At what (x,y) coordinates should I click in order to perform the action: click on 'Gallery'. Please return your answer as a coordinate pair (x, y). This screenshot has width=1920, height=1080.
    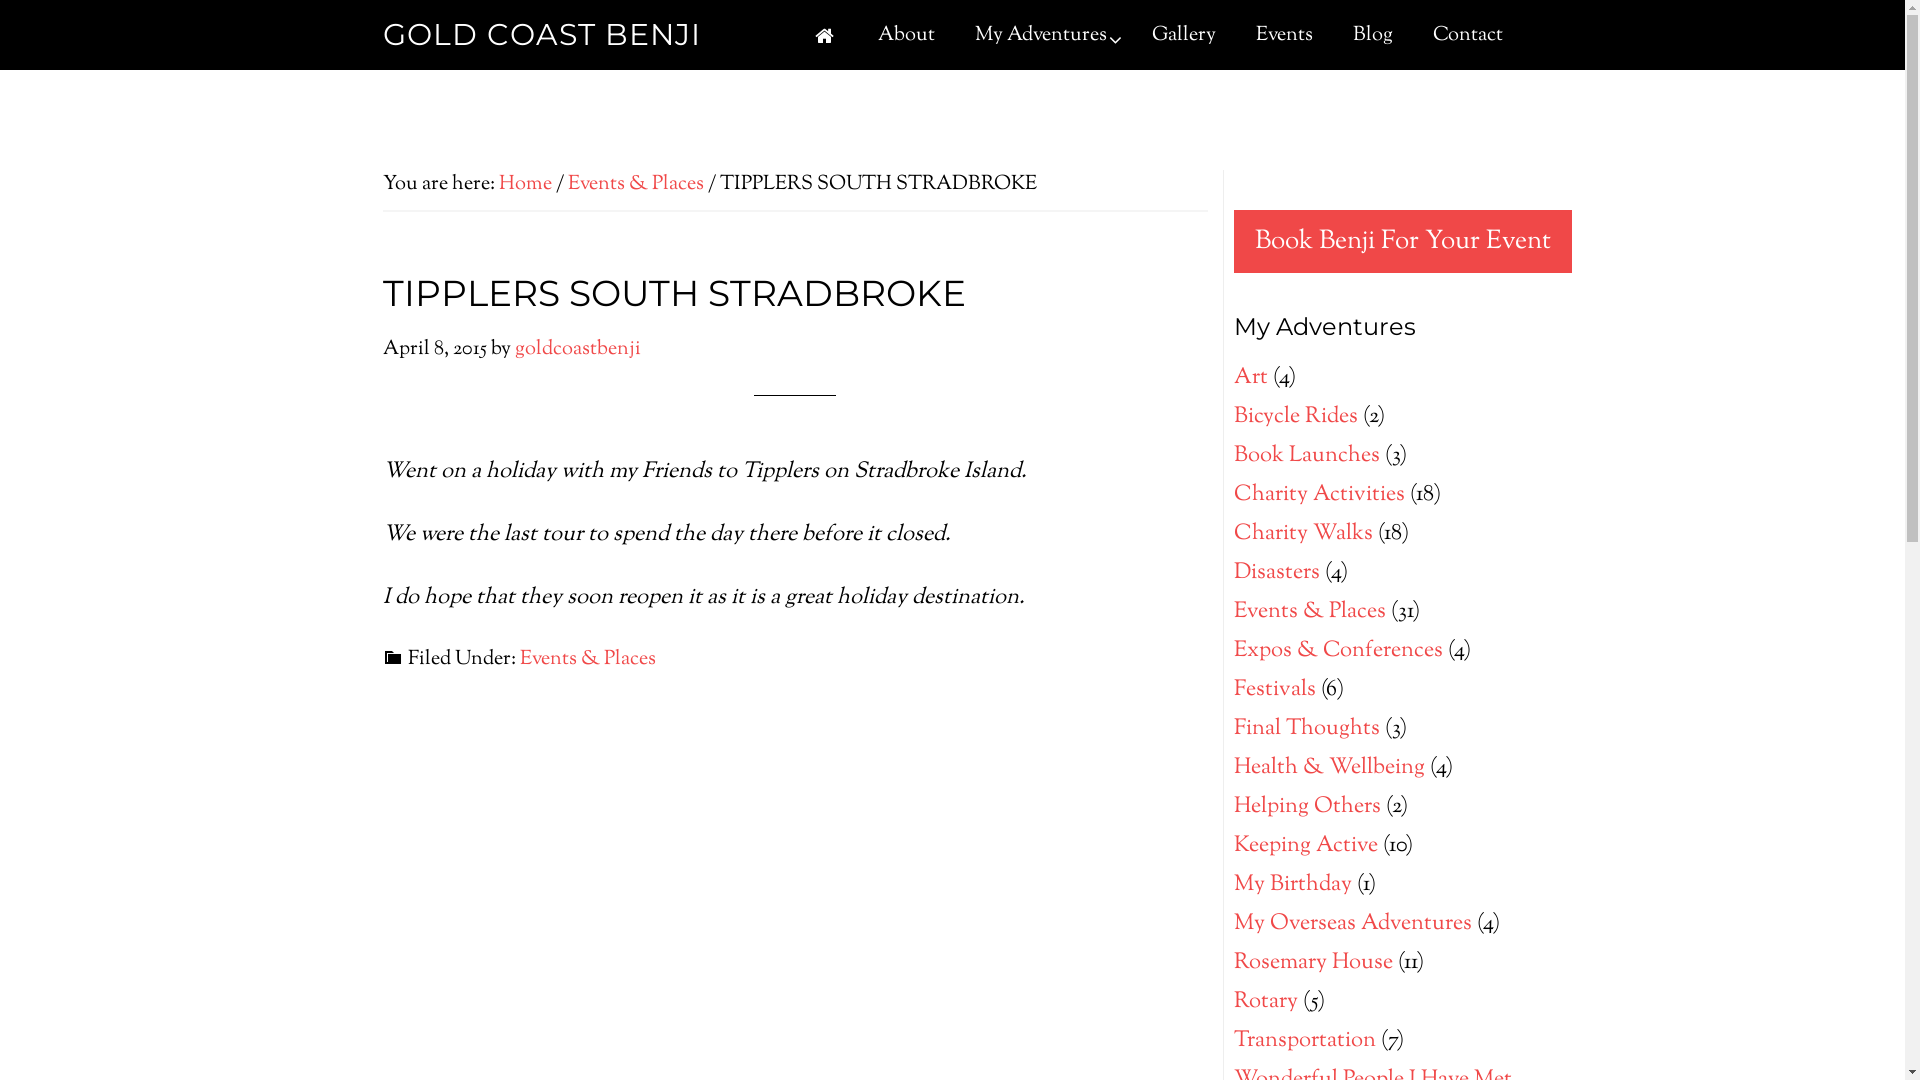
    Looking at the image, I should click on (1184, 35).